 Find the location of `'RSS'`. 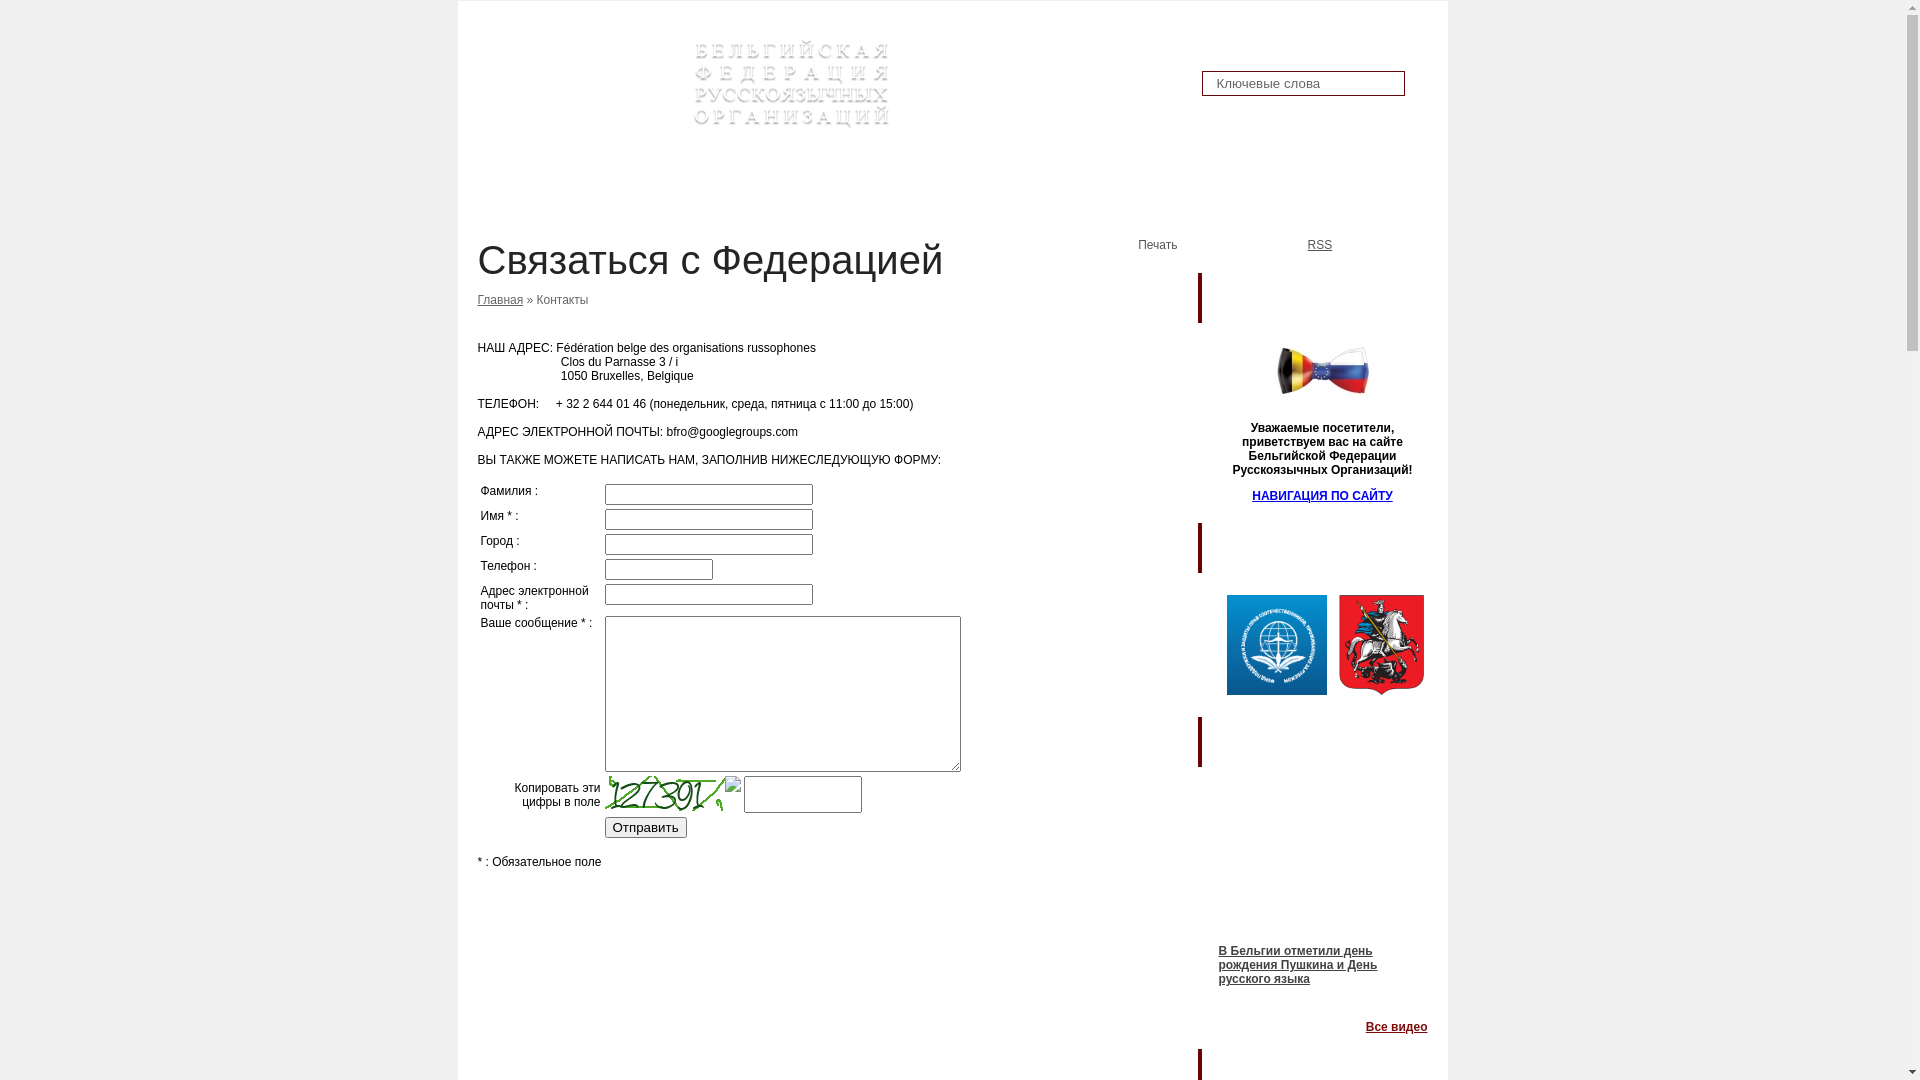

'RSS' is located at coordinates (1286, 246).